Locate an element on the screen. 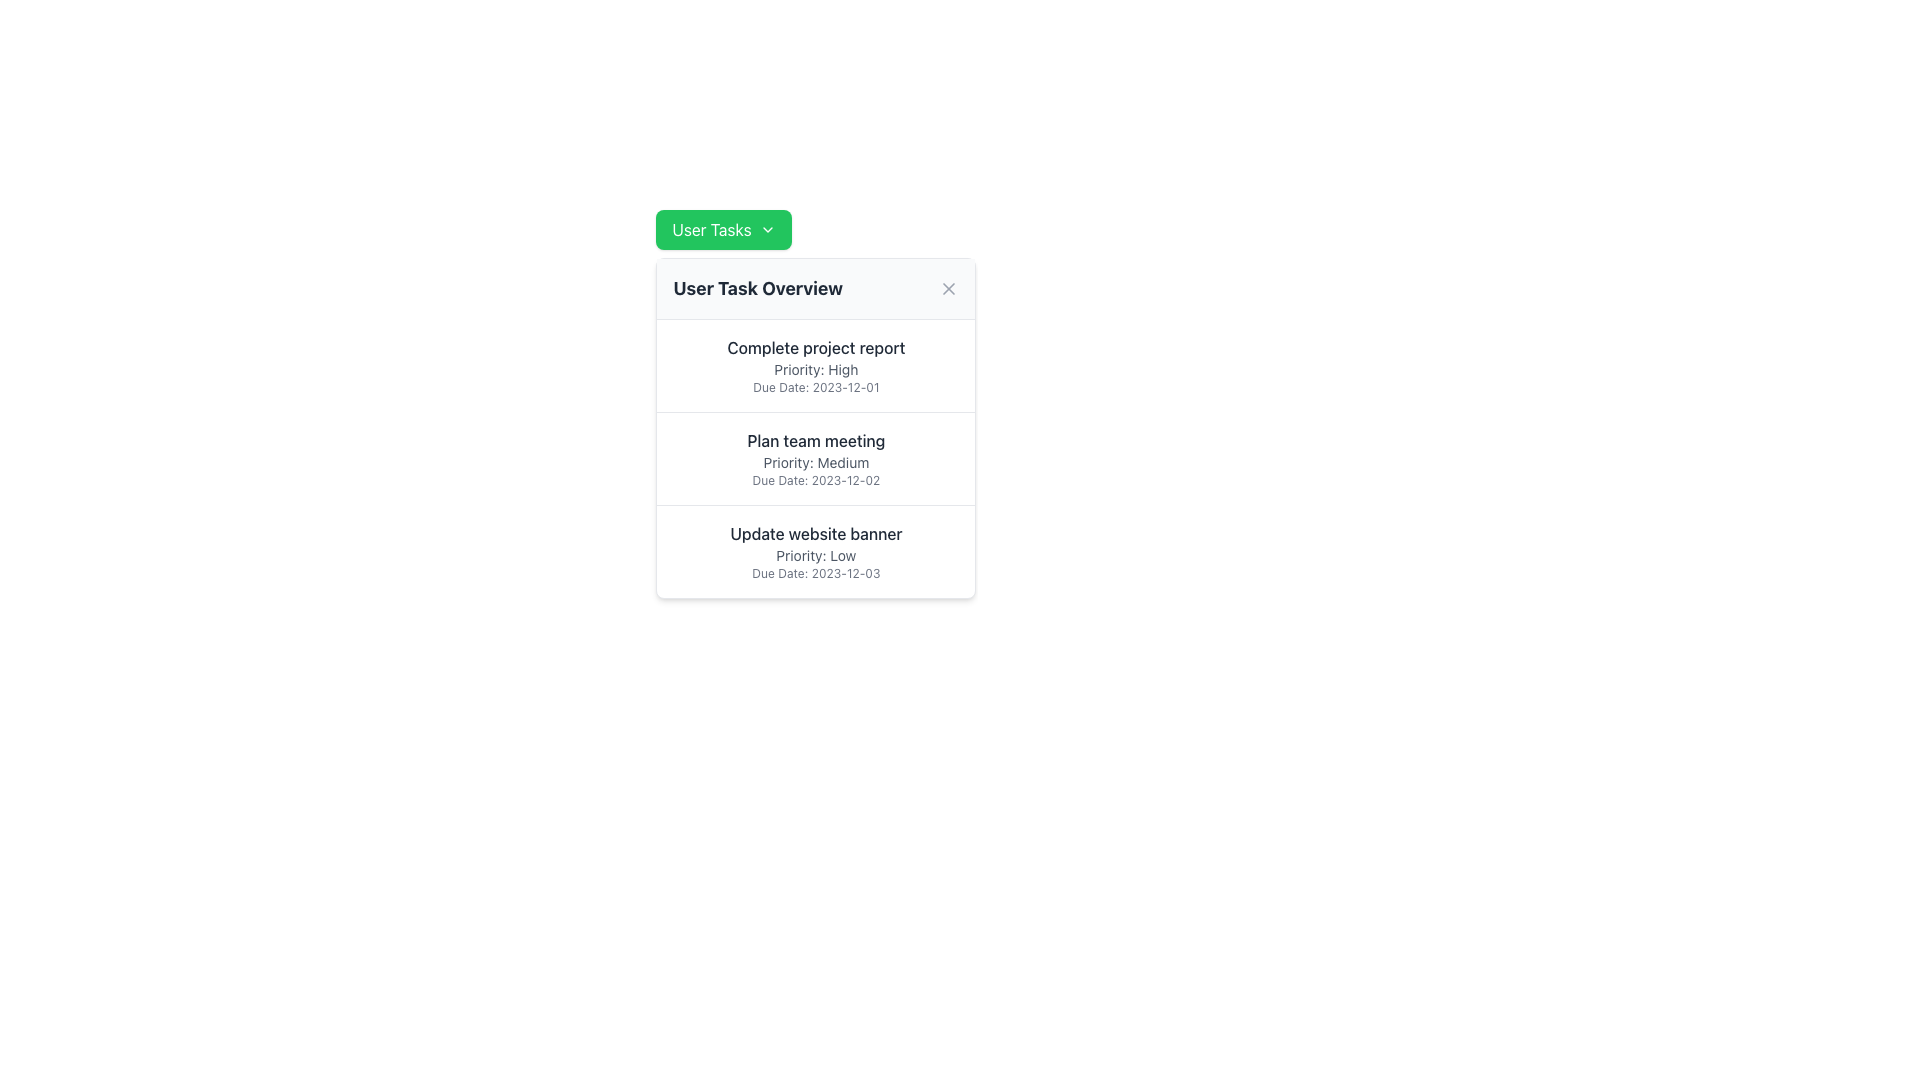  the text label displaying 'Priority: Medium' which is located under the heading 'Plan team meeting' and above the due date information is located at coordinates (816, 462).